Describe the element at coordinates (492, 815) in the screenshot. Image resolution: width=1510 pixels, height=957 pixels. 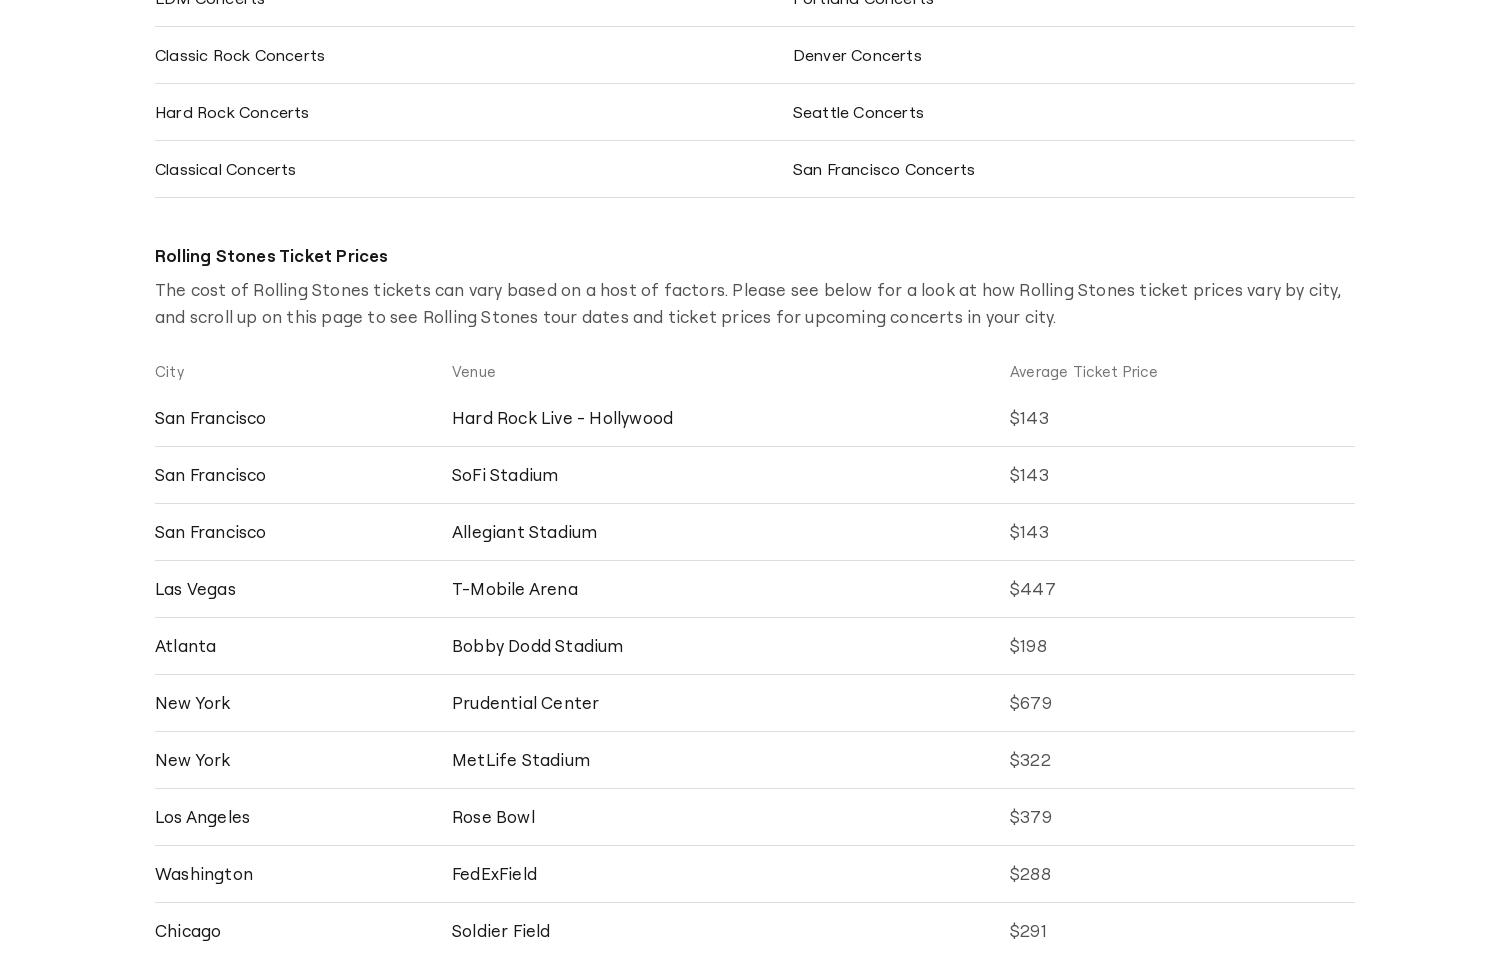
I see `'Rose Bowl'` at that location.